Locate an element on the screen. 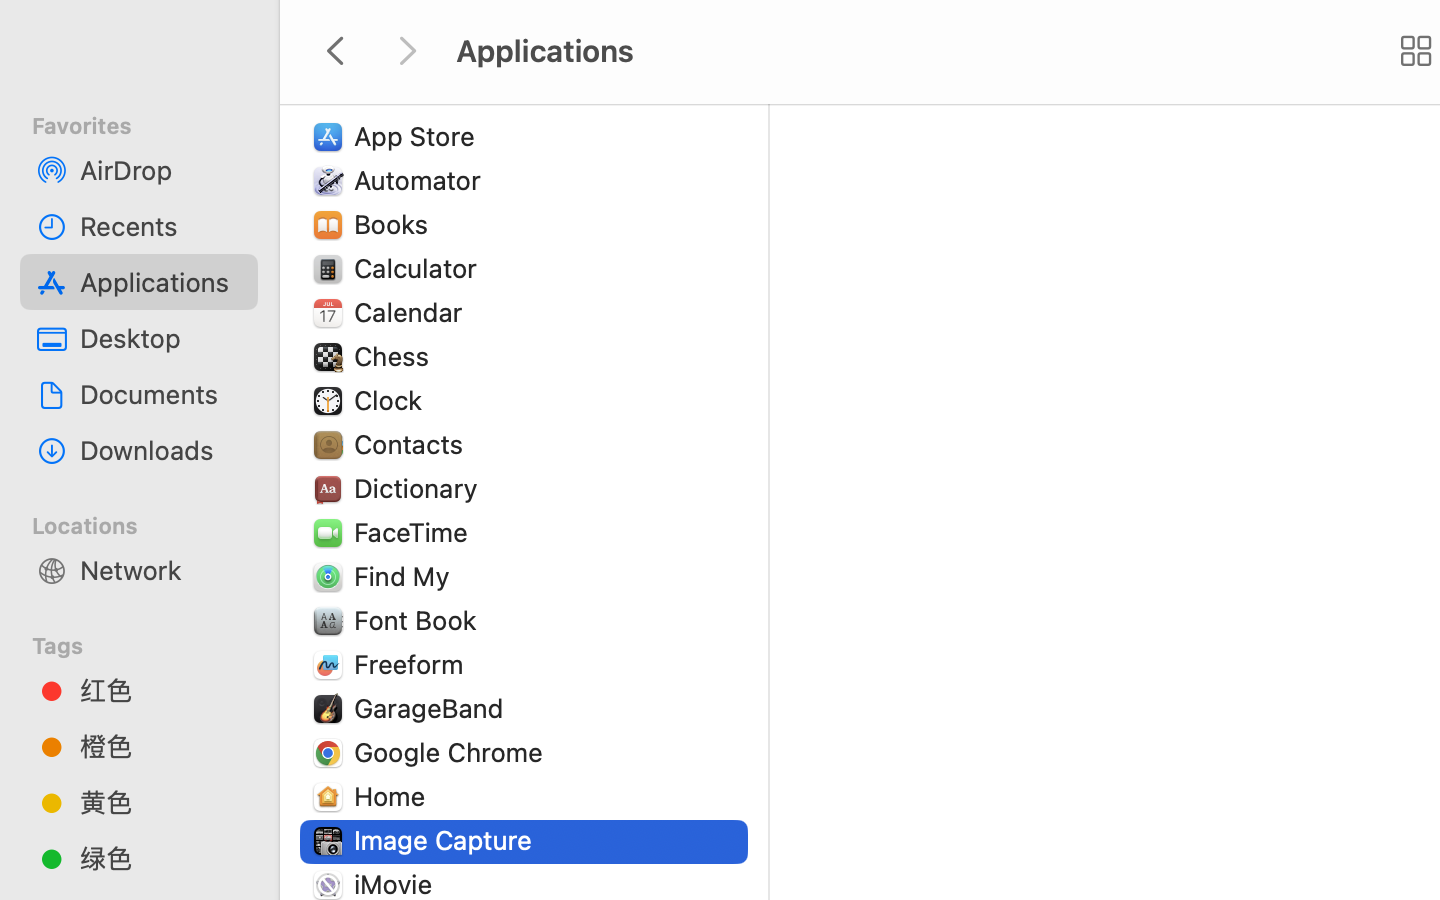 The image size is (1440, 900). 'Tags' is located at coordinates (150, 642).